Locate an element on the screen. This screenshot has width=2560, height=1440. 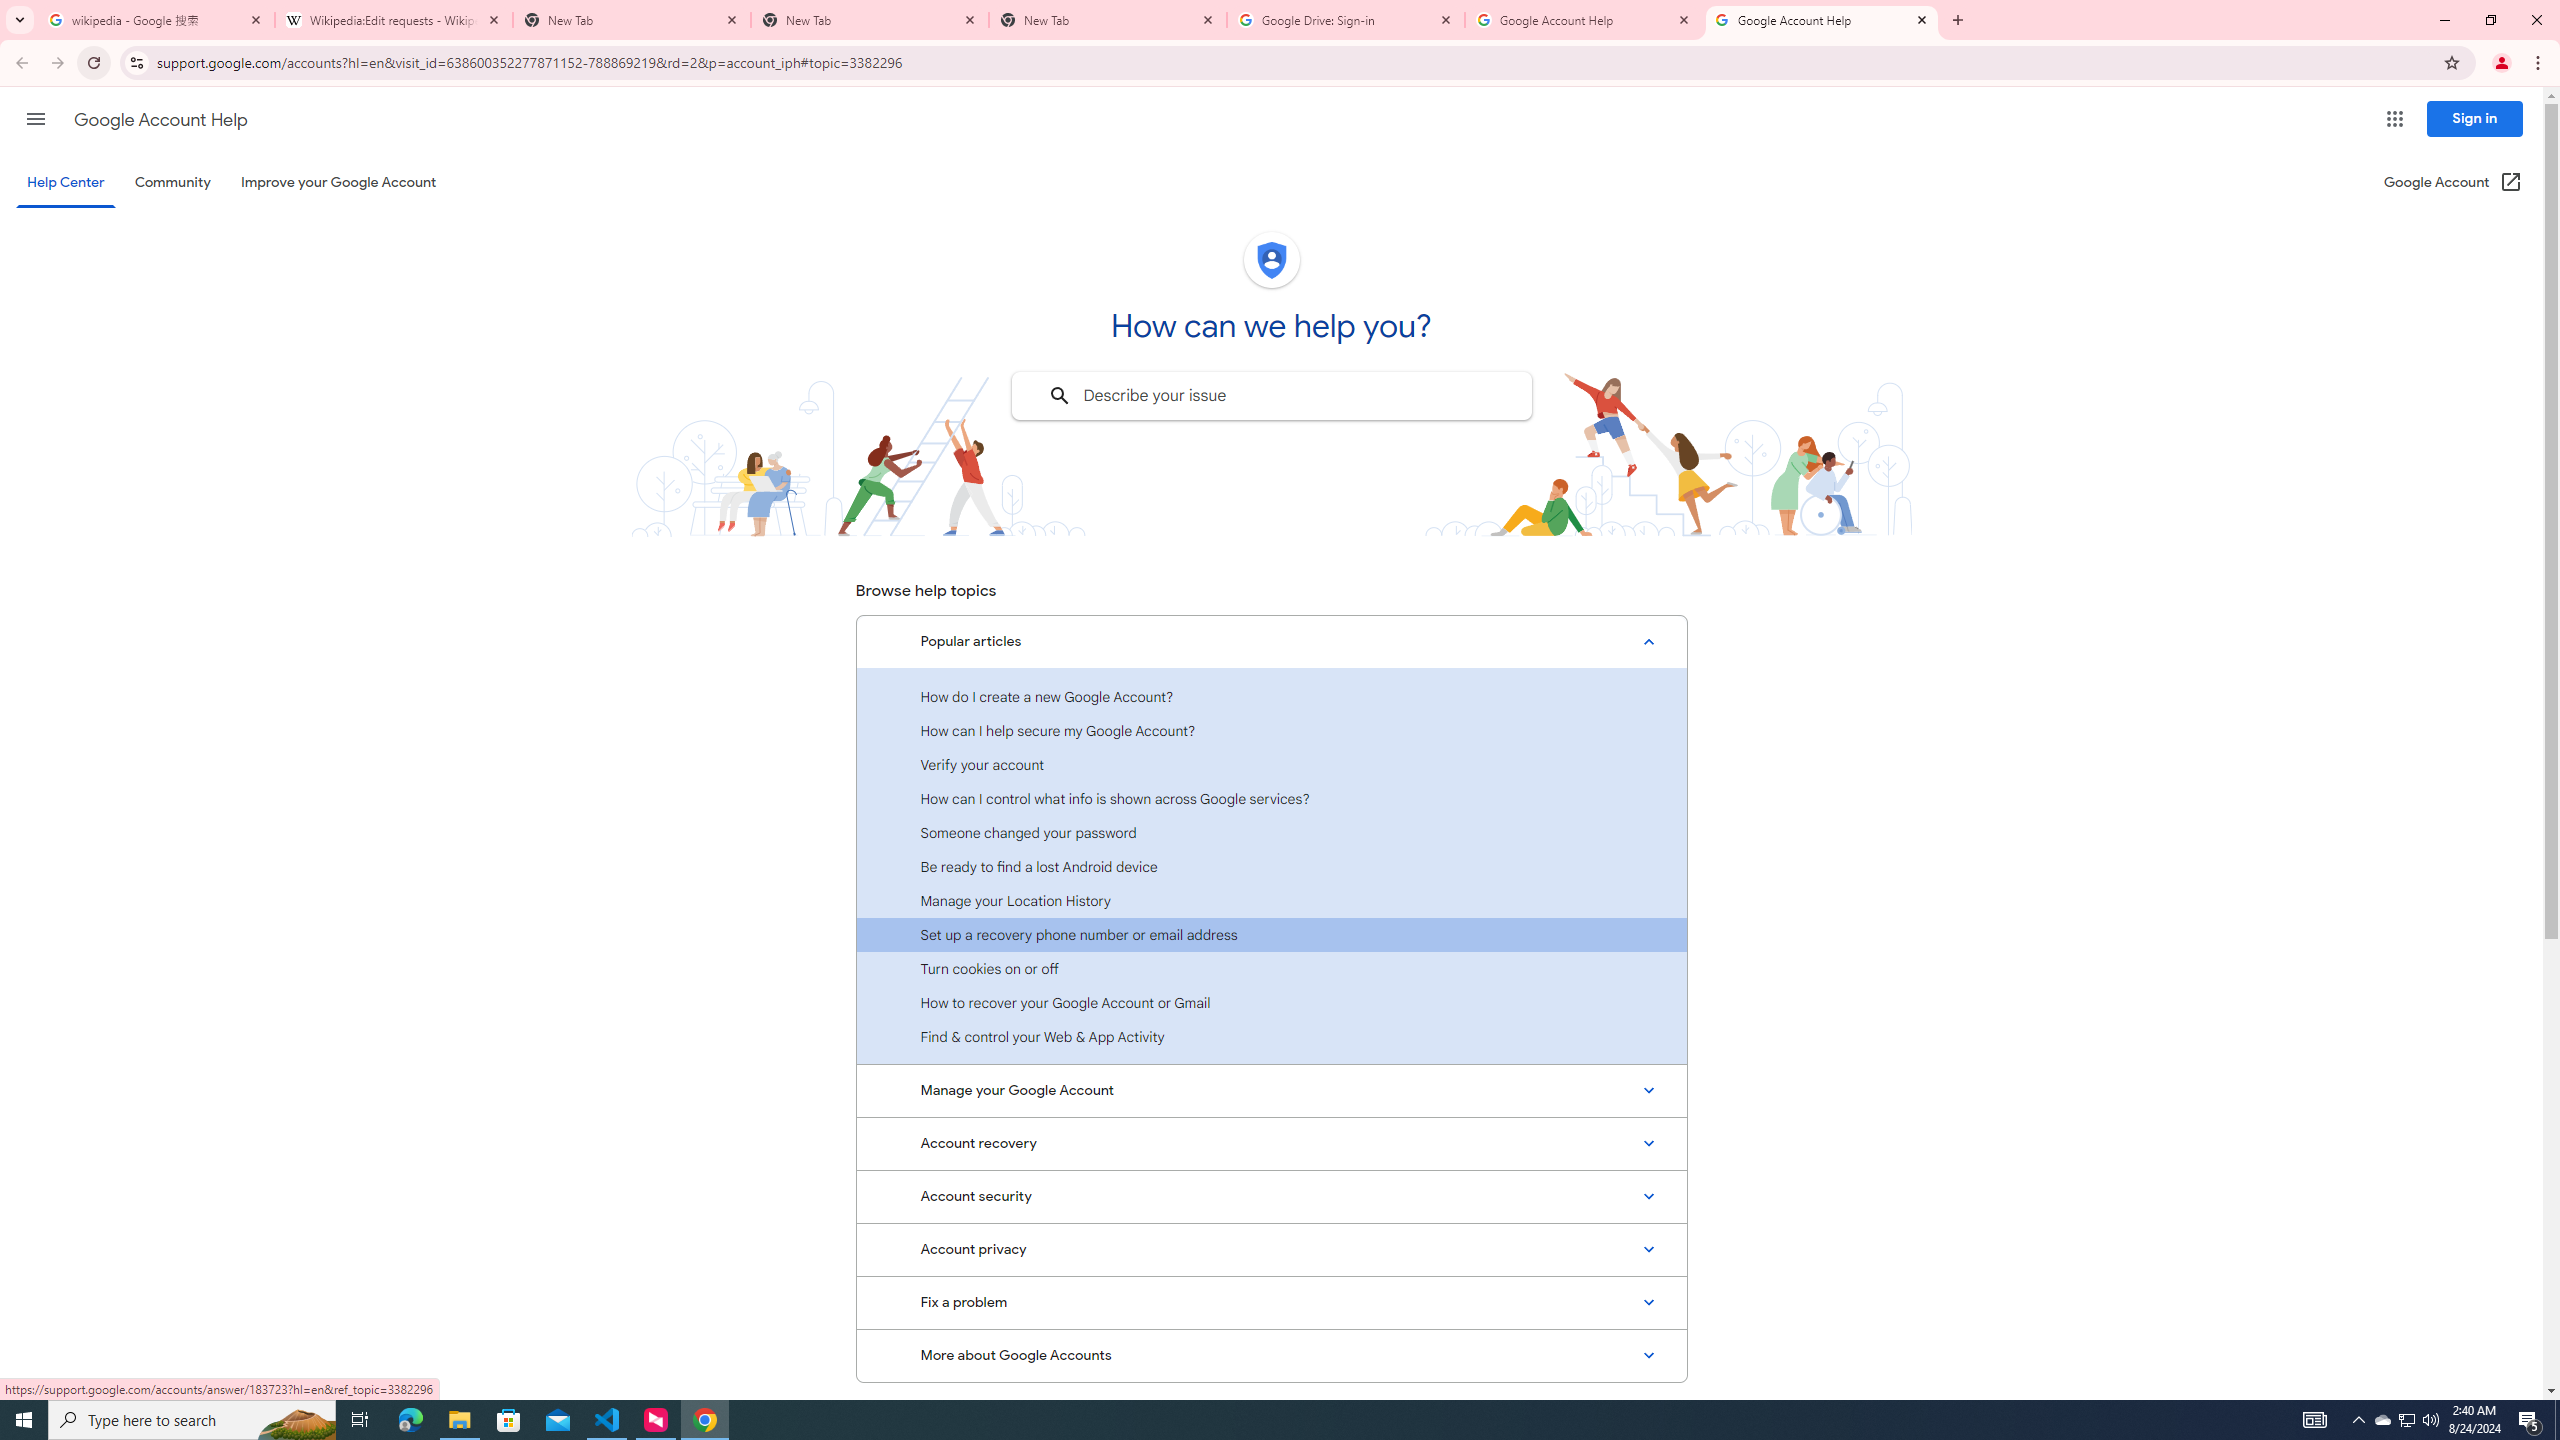
'Set up a recovery phone number or email address' is located at coordinates (1271, 934).